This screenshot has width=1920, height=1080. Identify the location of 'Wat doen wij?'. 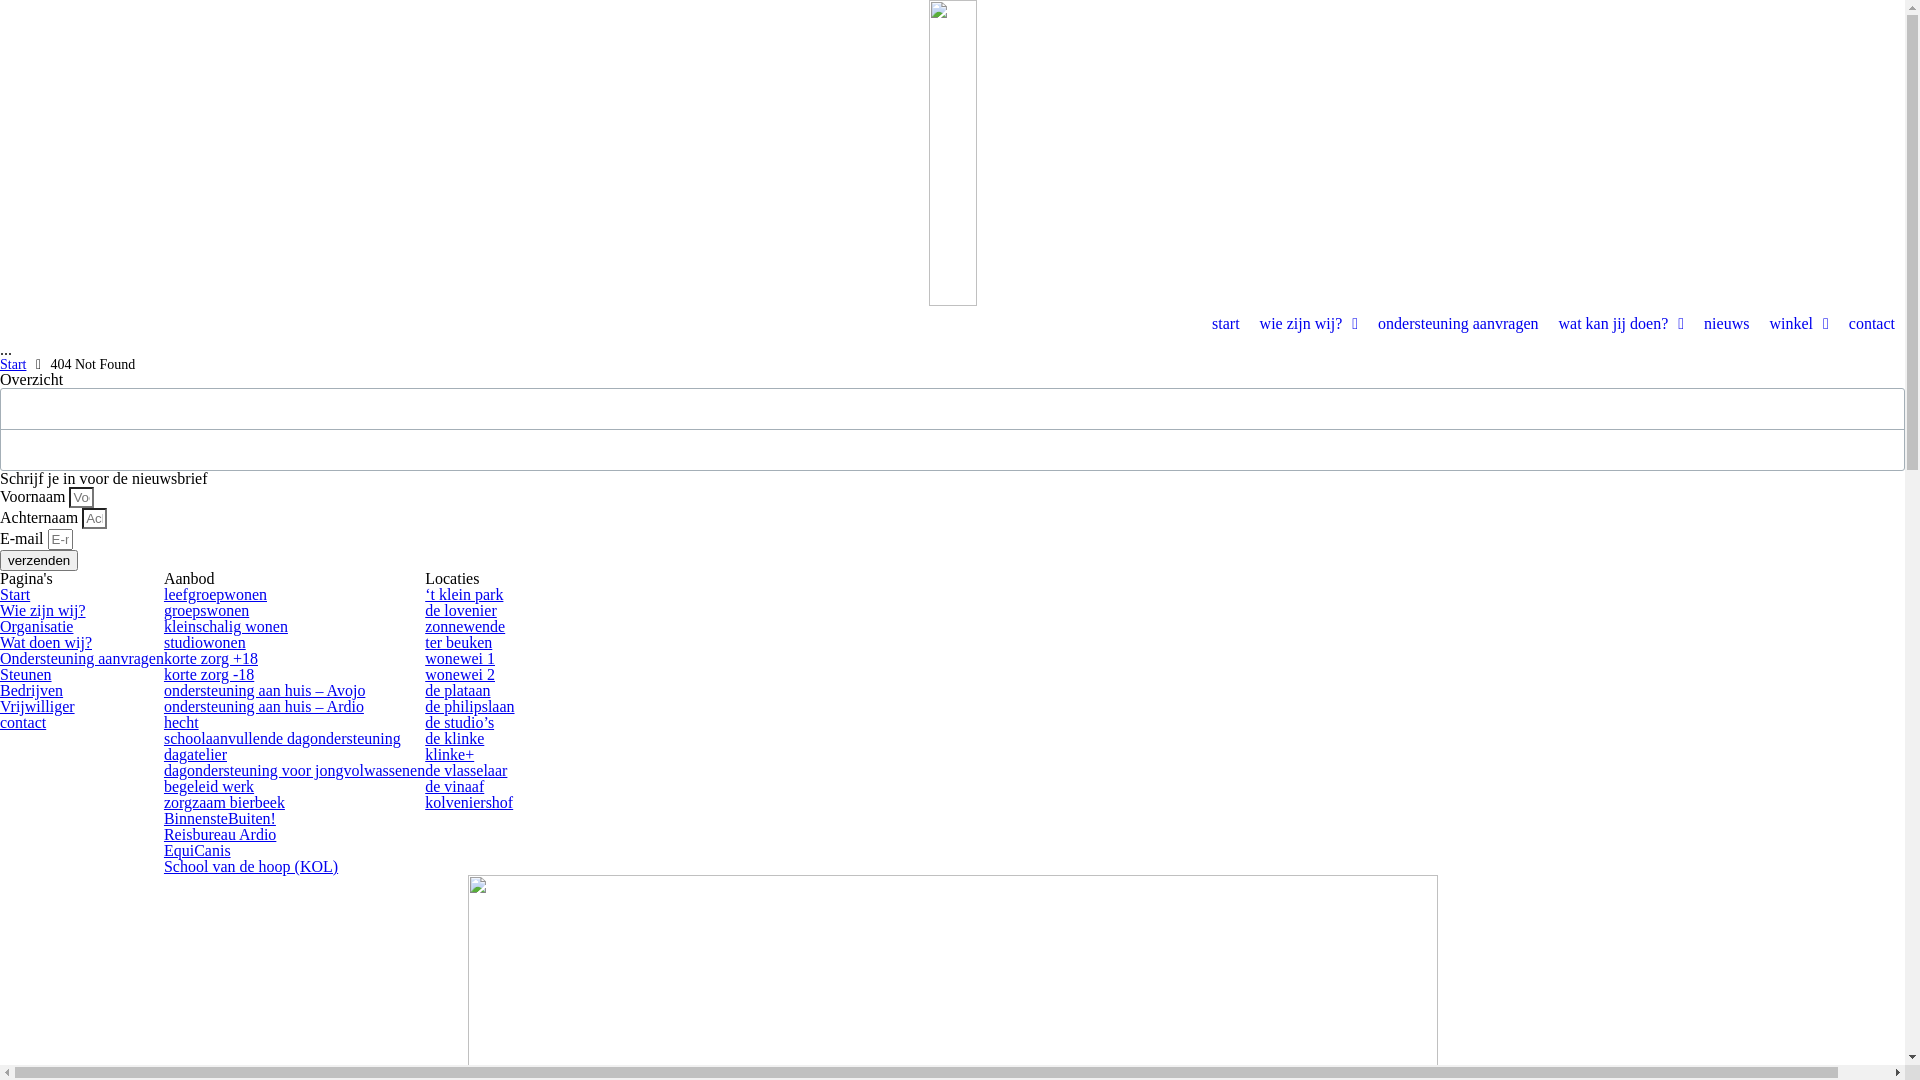
(46, 642).